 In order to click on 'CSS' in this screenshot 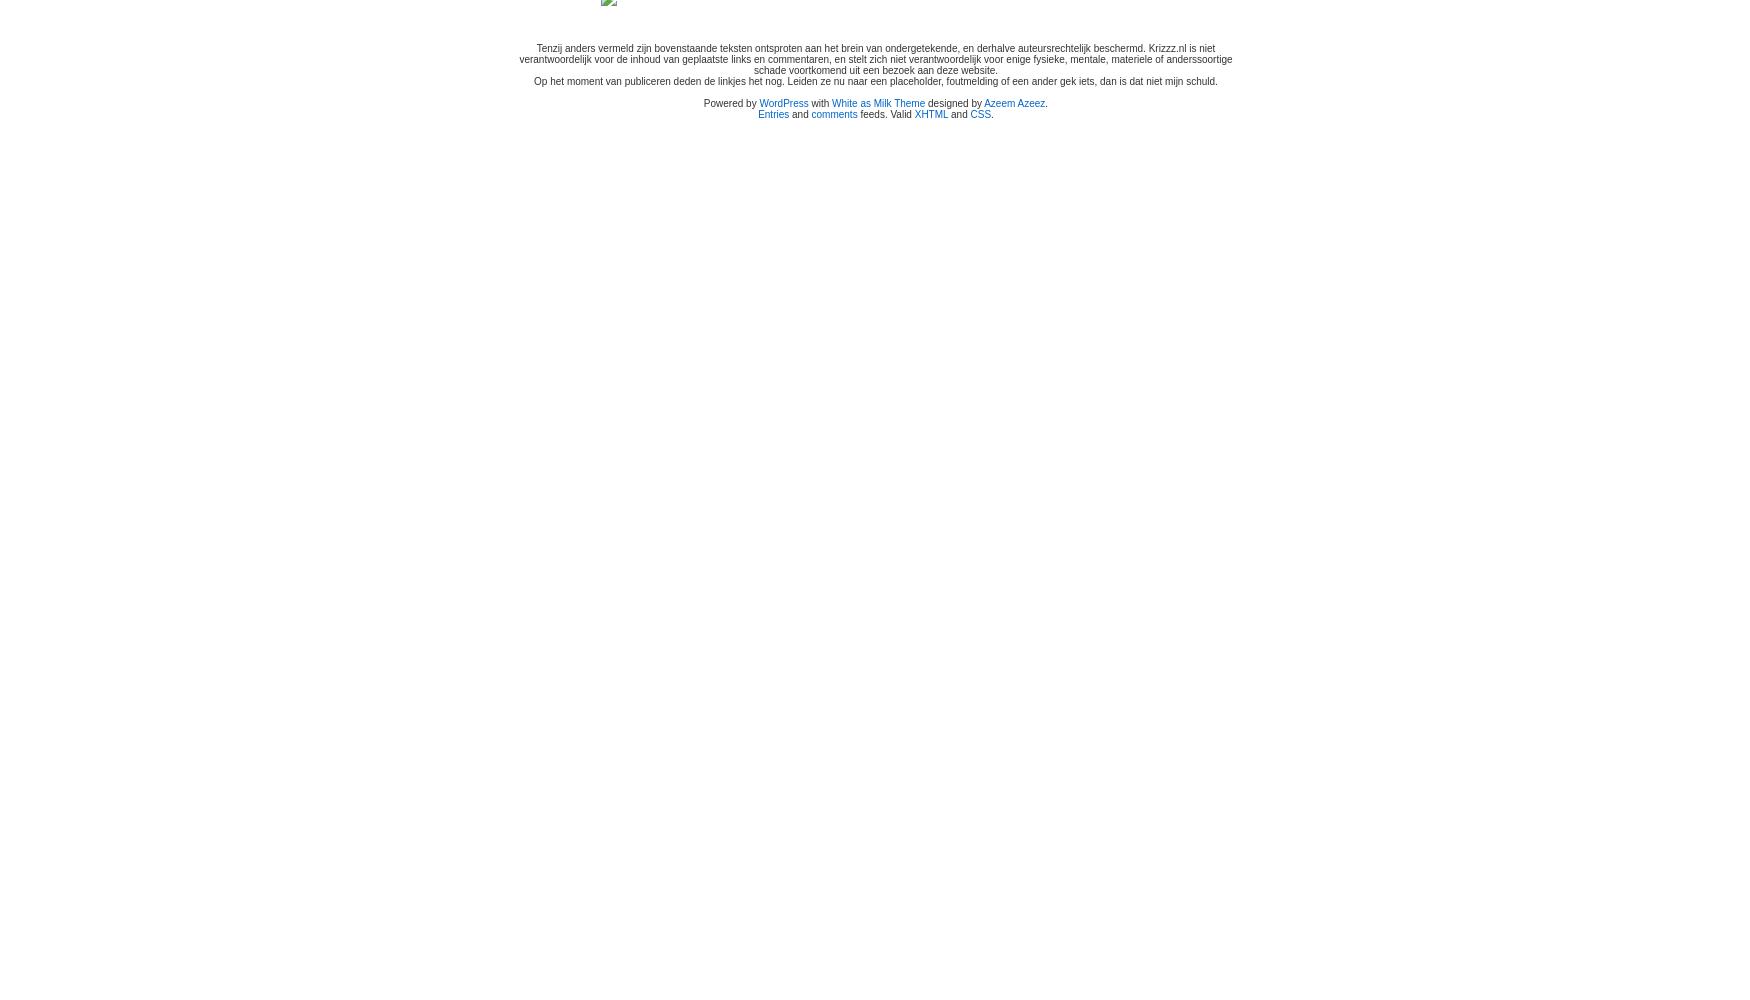, I will do `click(980, 113)`.